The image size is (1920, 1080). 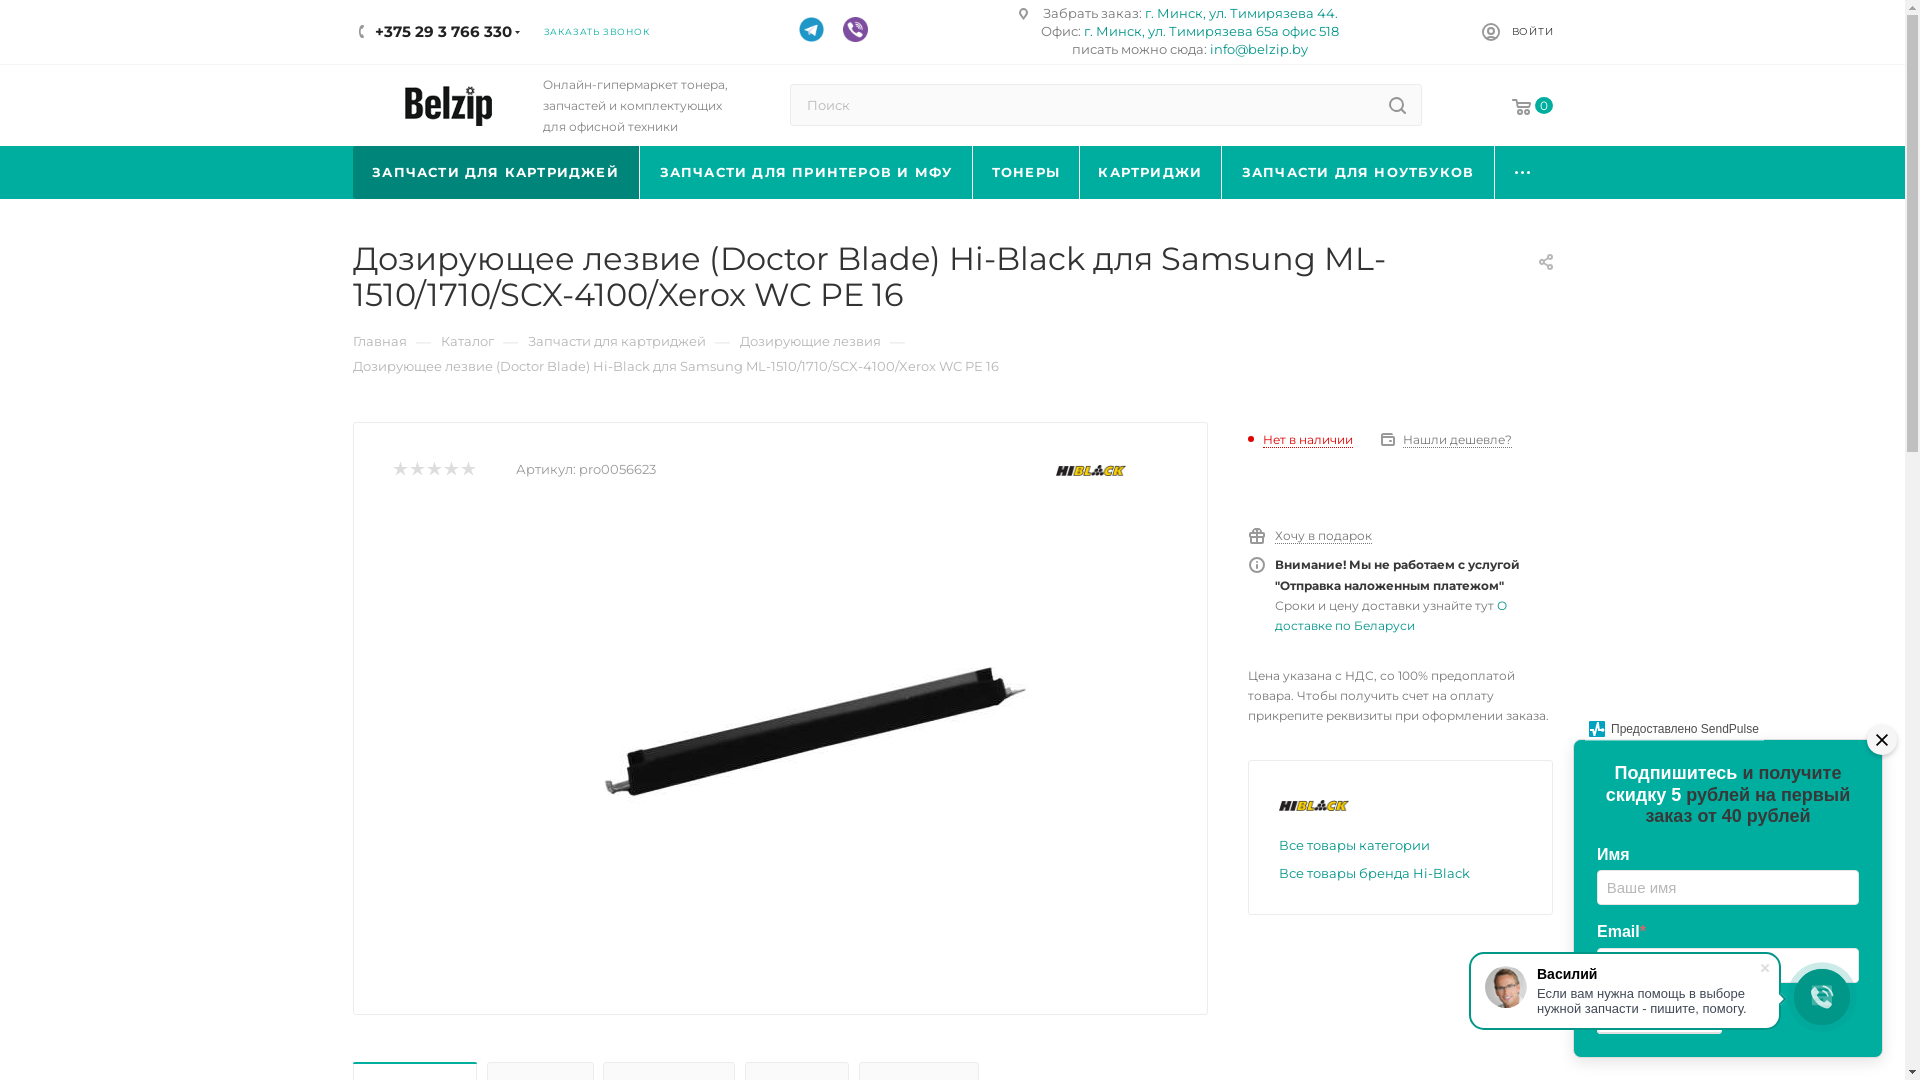 What do you see at coordinates (1517, 108) in the screenshot?
I see `'0'` at bounding box center [1517, 108].